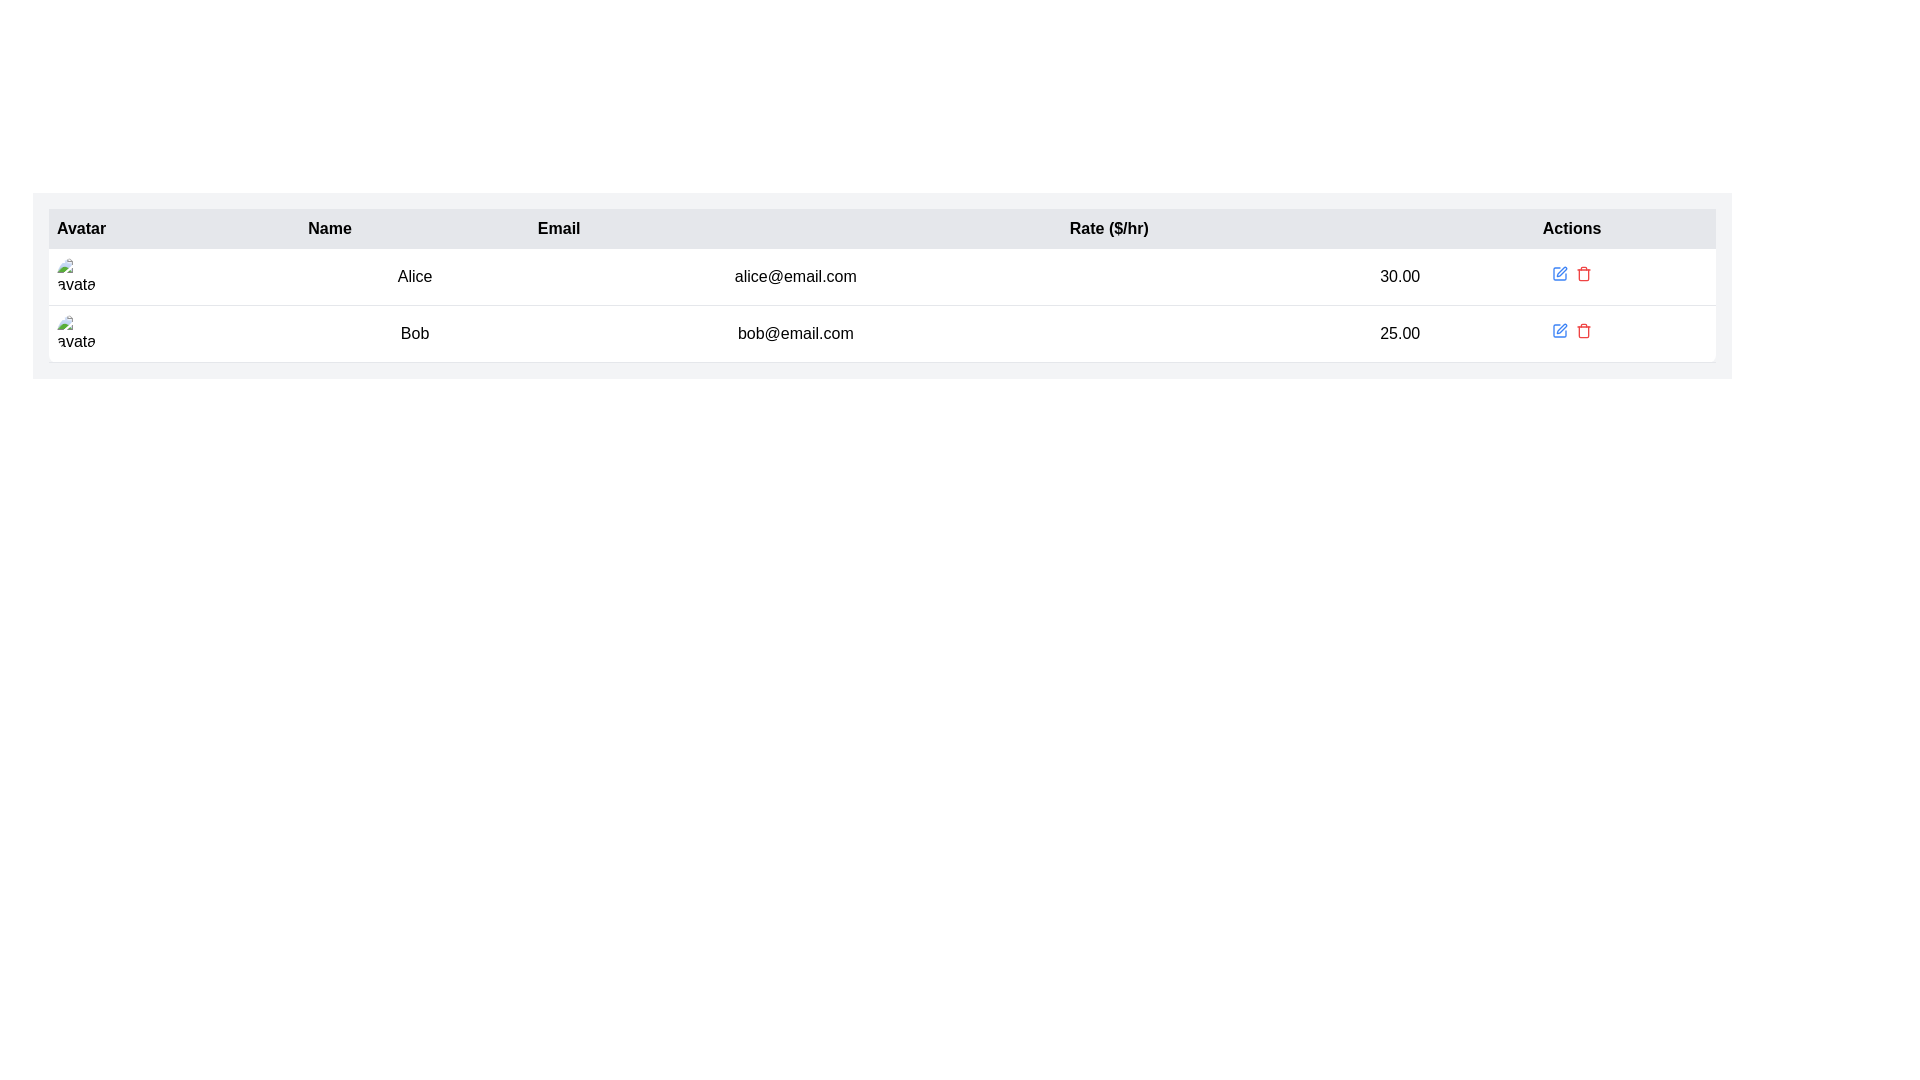 The image size is (1920, 1080). What do you see at coordinates (881, 277) in the screenshot?
I see `the first row of the table that contains the name 'Alice', the email 'alice@email.com', and the monetary value '30.00'` at bounding box center [881, 277].